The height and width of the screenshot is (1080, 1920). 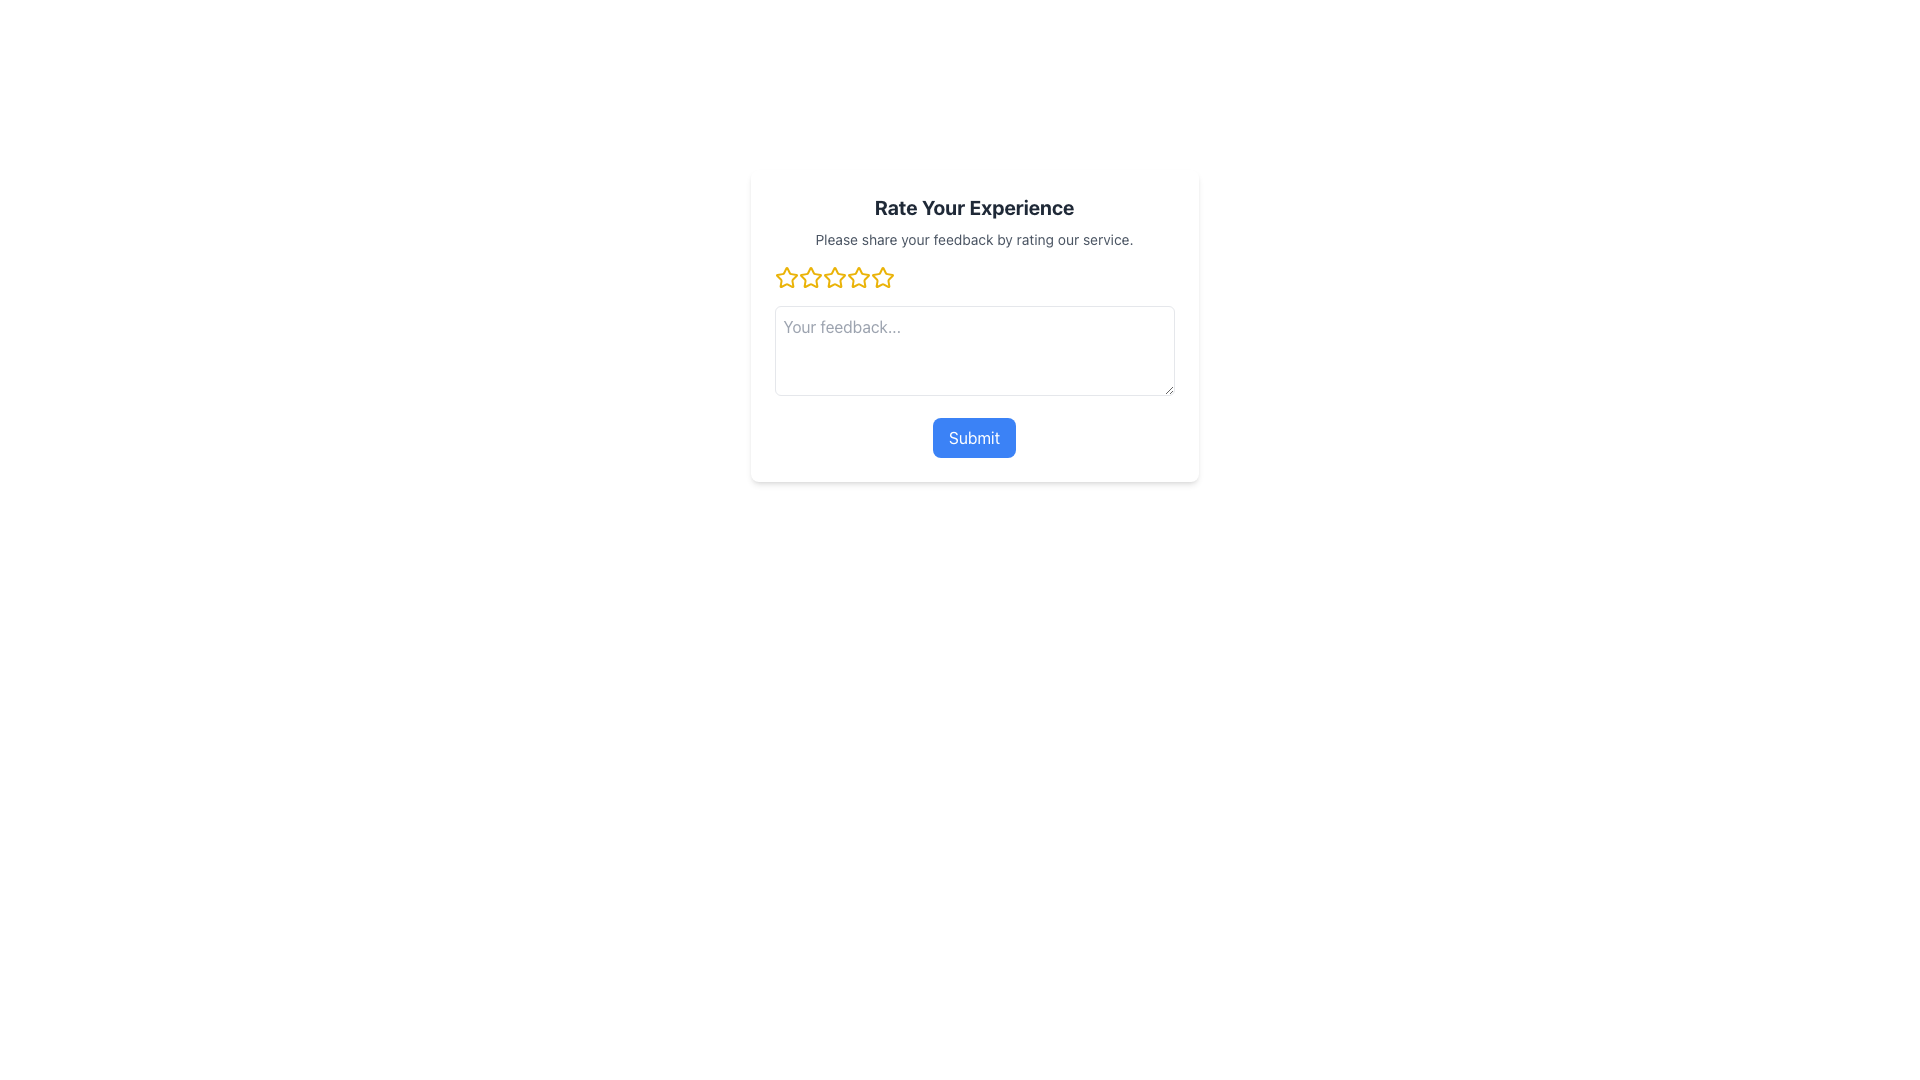 What do you see at coordinates (834, 277) in the screenshot?
I see `the second star icon with a yellow border and white inner area` at bounding box center [834, 277].